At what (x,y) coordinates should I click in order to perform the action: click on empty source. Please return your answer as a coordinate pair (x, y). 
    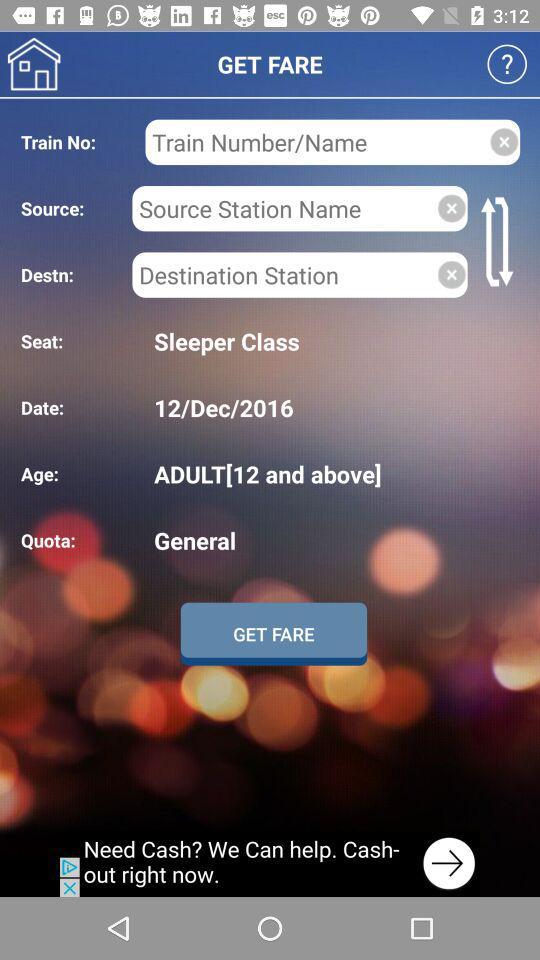
    Looking at the image, I should click on (451, 208).